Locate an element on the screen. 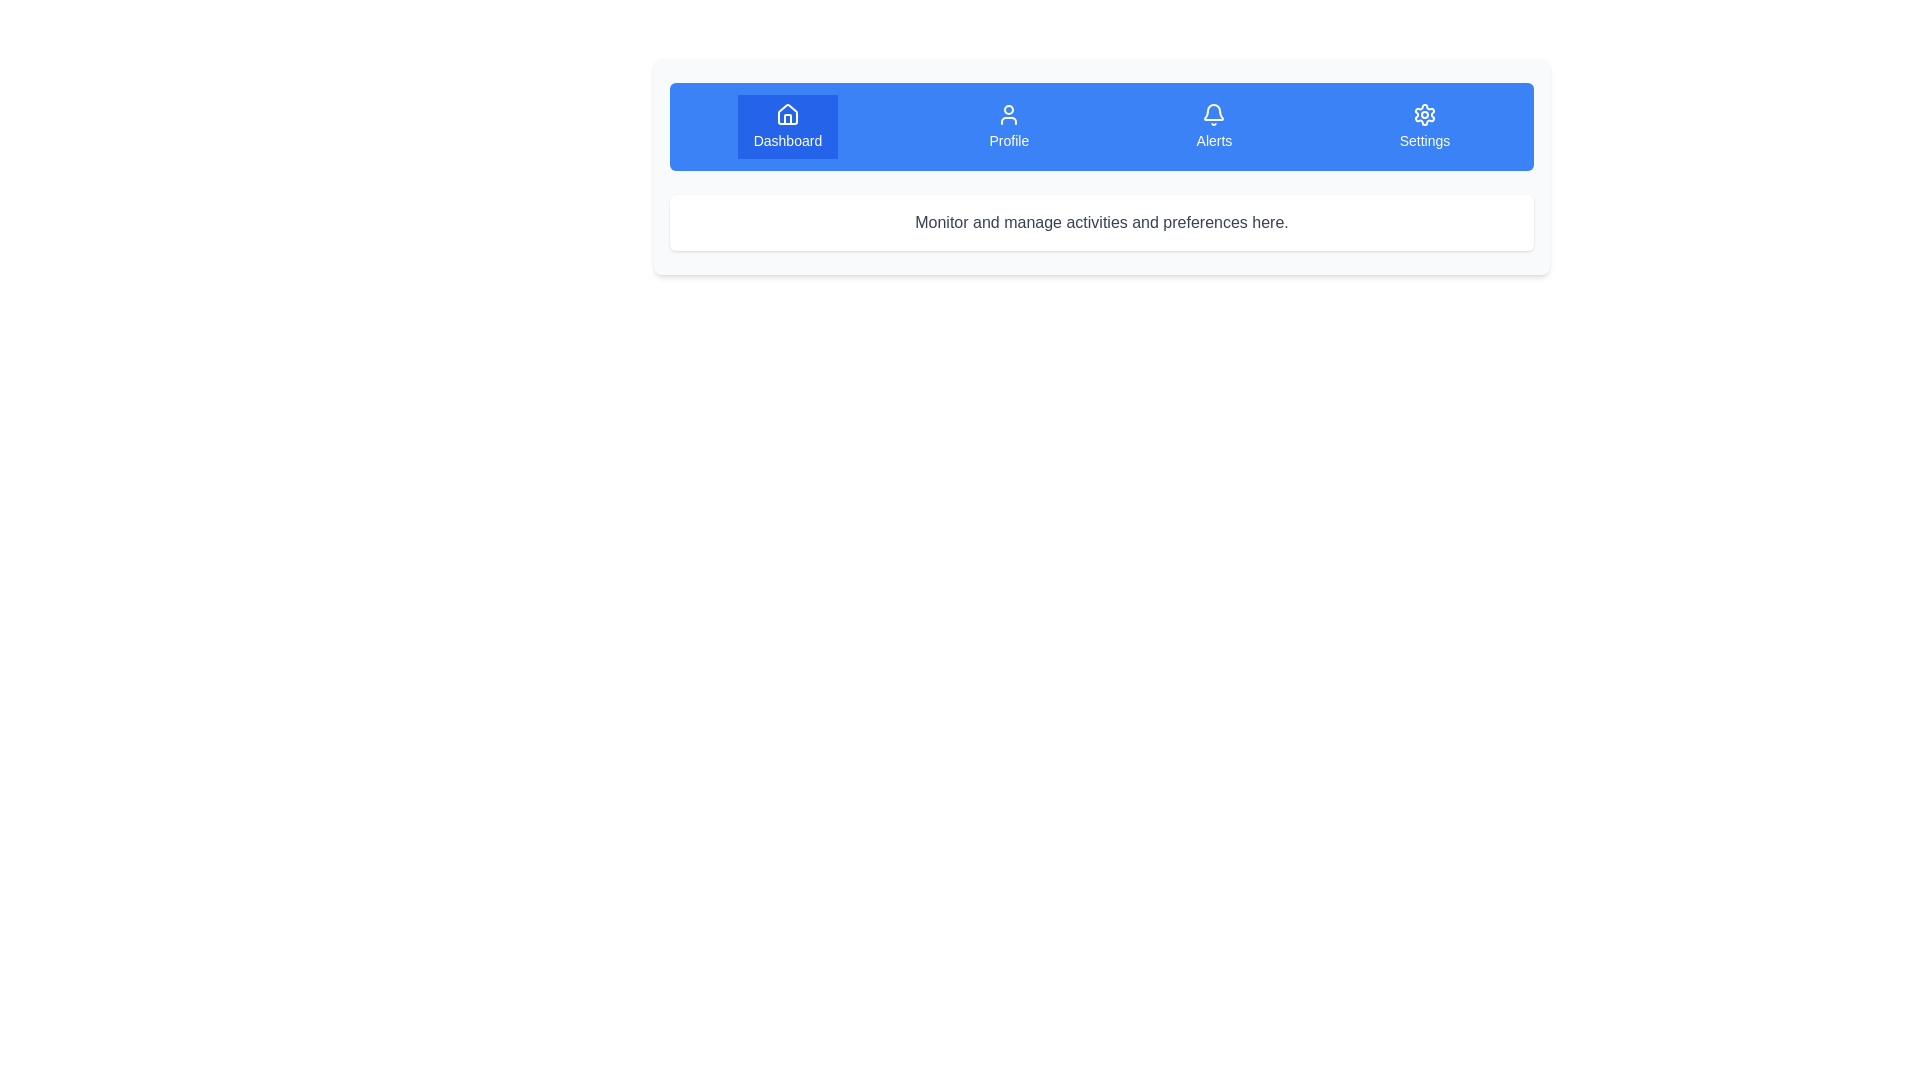  the 'Alerts' button, the third interactive option in a horizontal row of navigation buttons is located at coordinates (1213, 127).